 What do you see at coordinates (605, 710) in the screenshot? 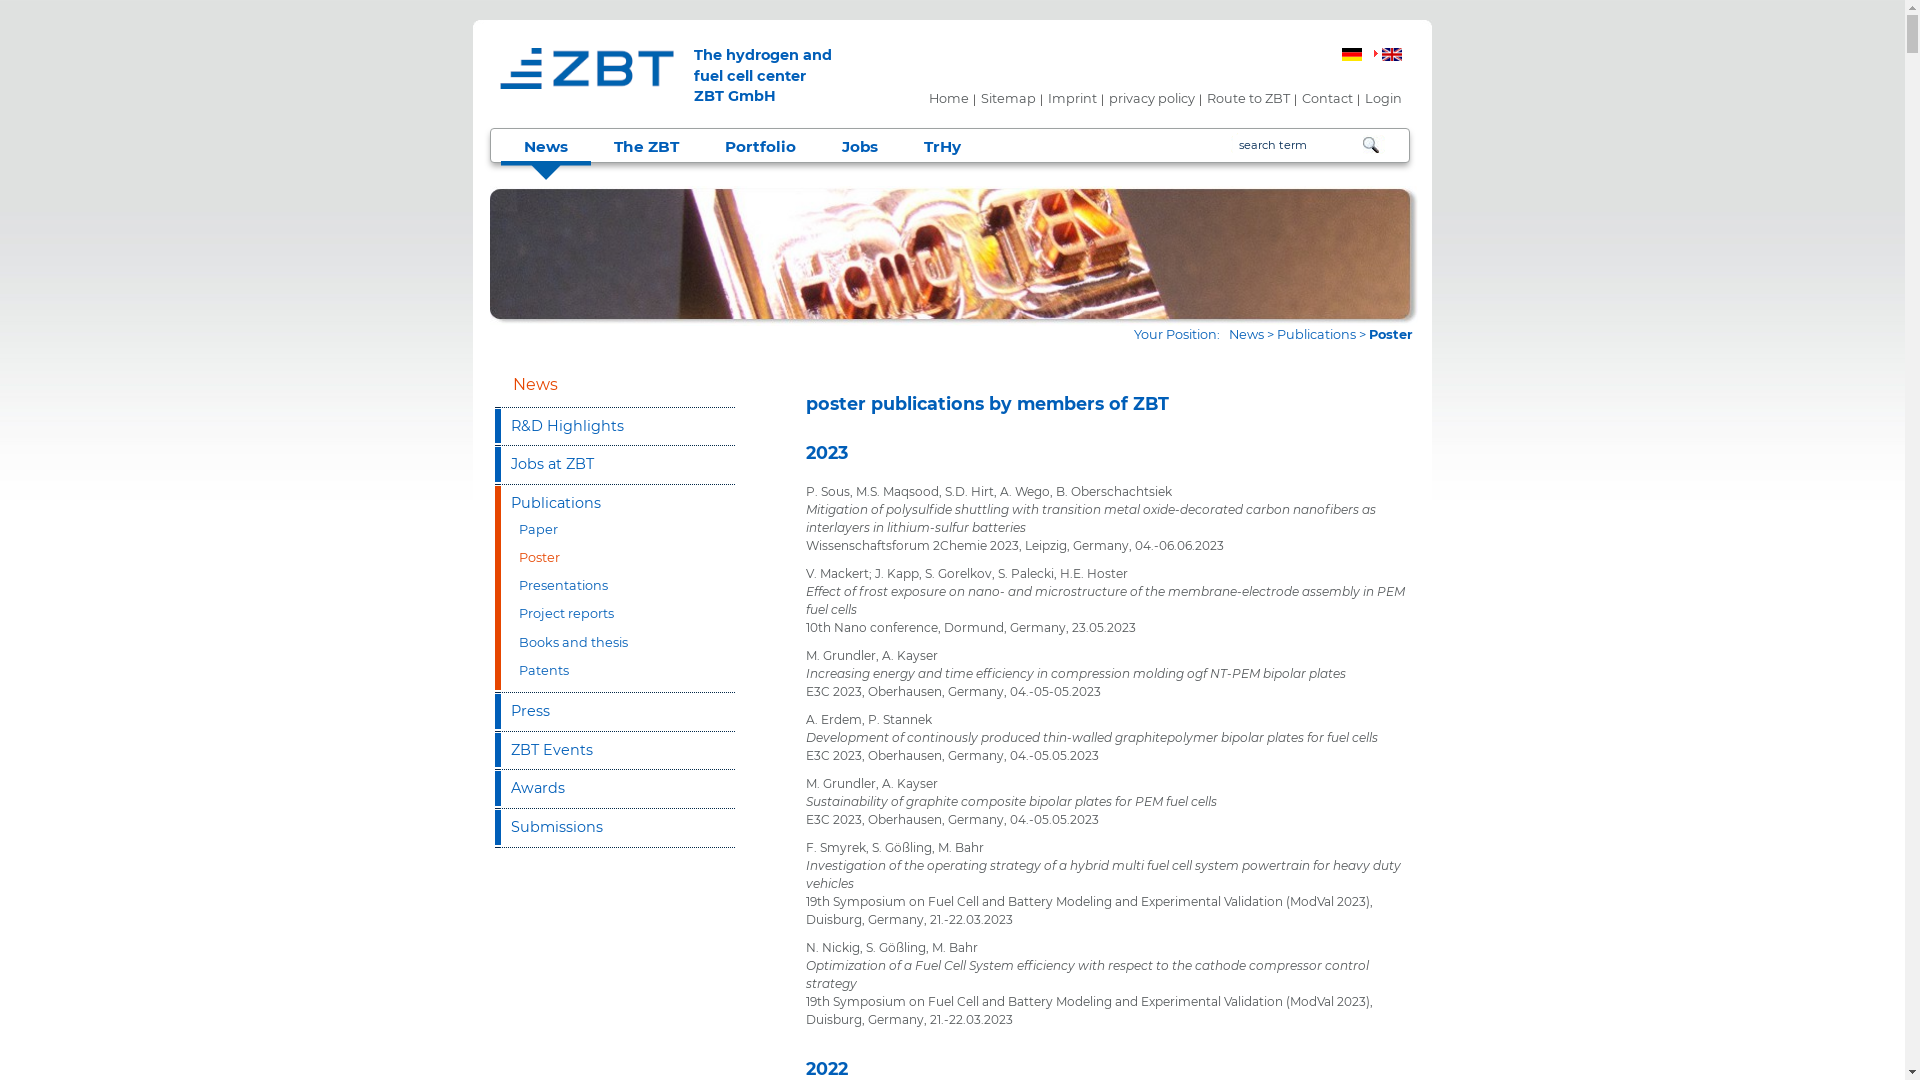
I see `'Press'` at bounding box center [605, 710].